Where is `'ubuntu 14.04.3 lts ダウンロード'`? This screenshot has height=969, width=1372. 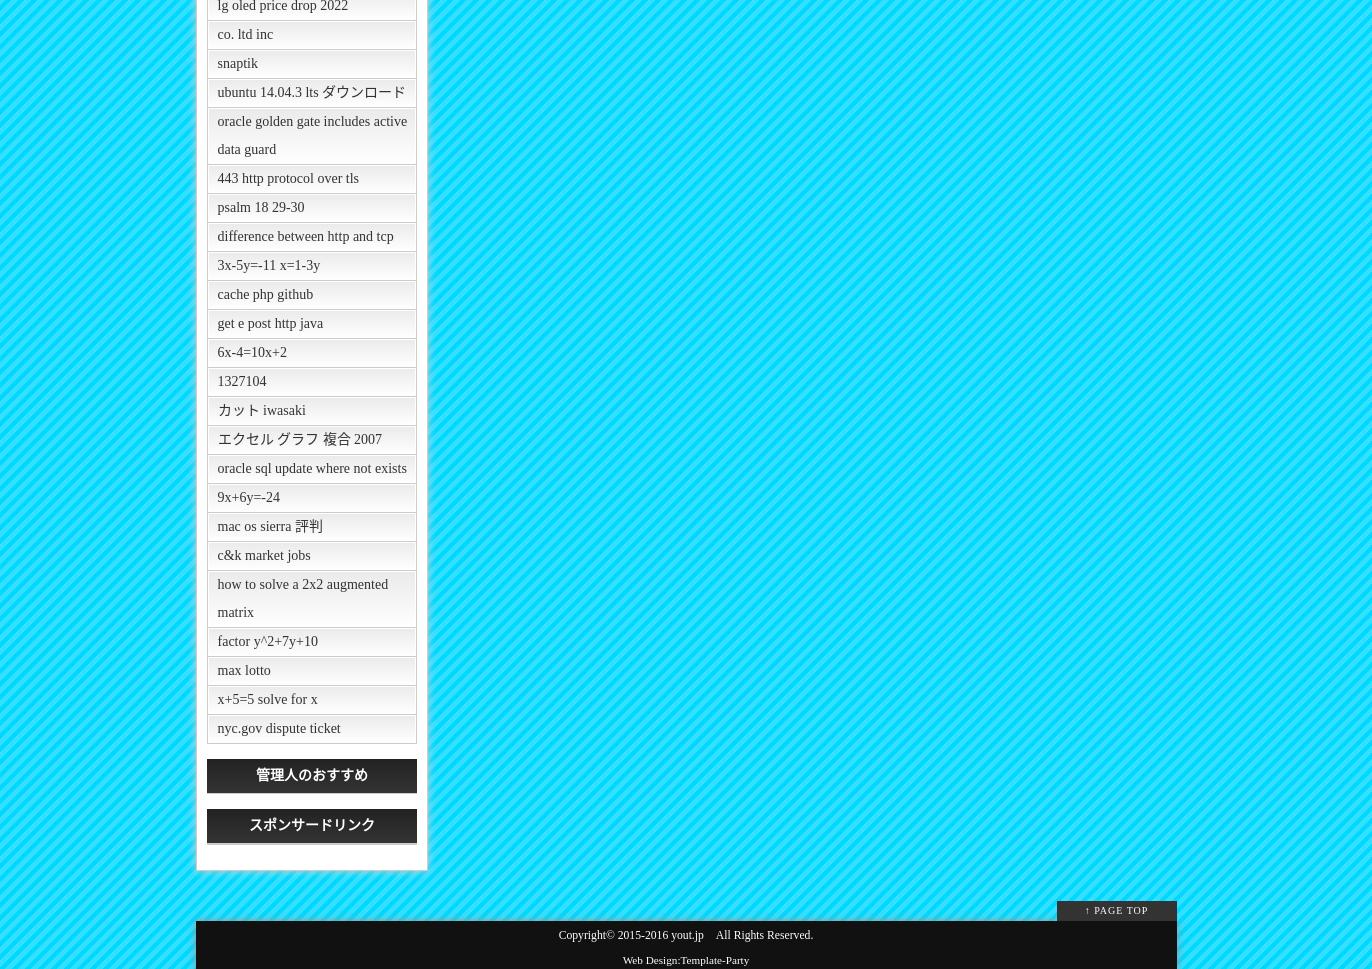
'ubuntu 14.04.3 lts ダウンロード' is located at coordinates (217, 92).